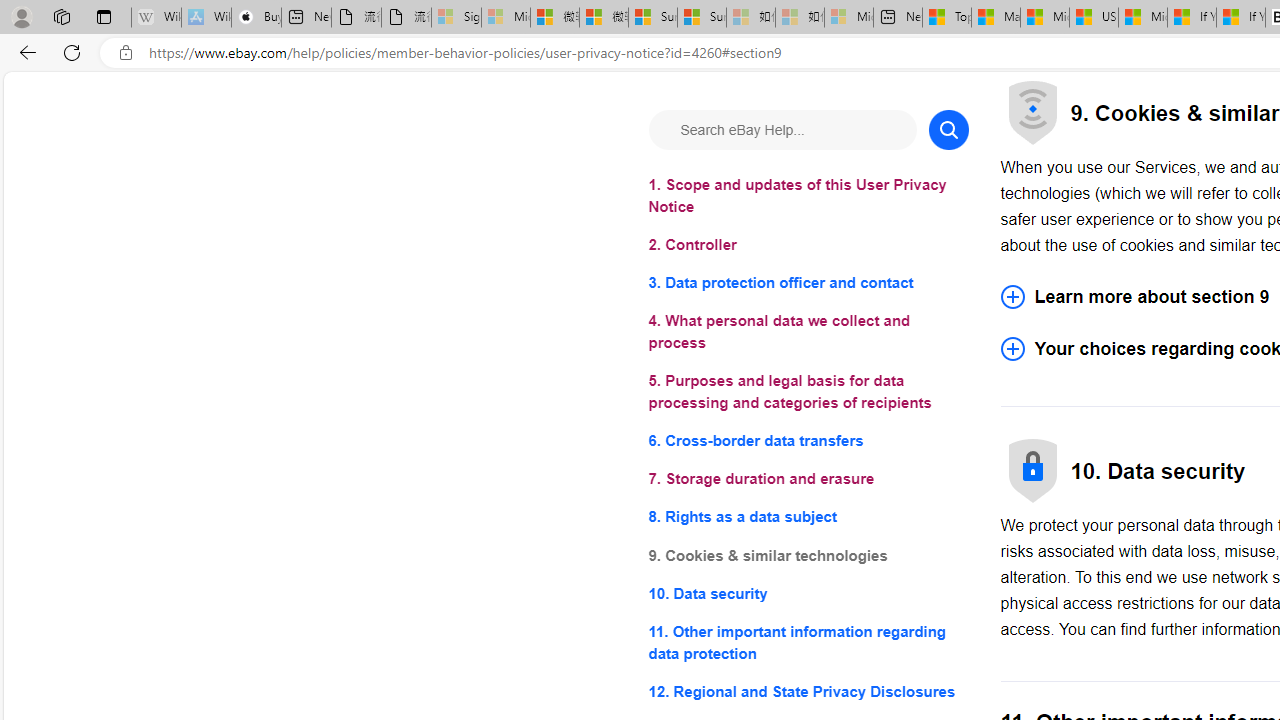 This screenshot has width=1280, height=720. I want to click on '3. Data protection officer and contact', so click(808, 283).